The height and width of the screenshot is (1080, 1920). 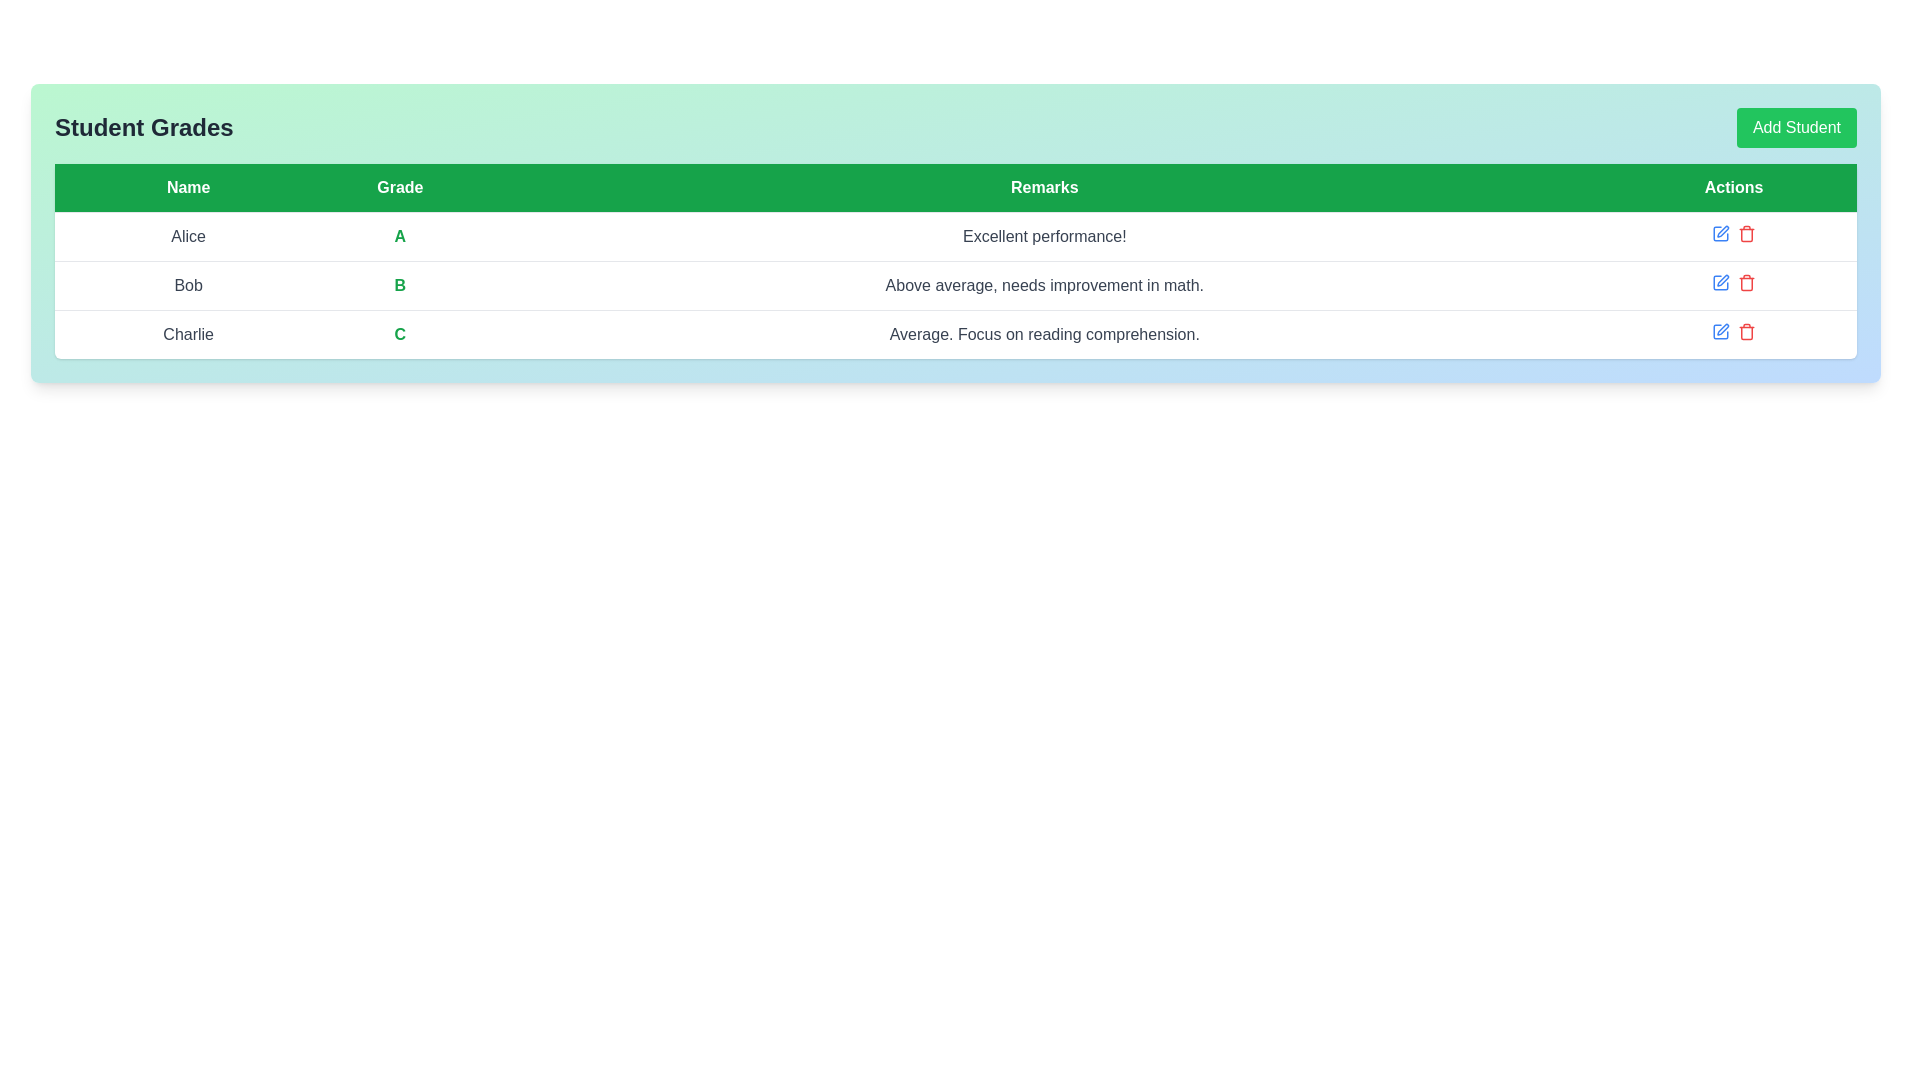 I want to click on the static text element displaying 'Charlie' in the 'Name' column of the student details table, so click(x=188, y=333).